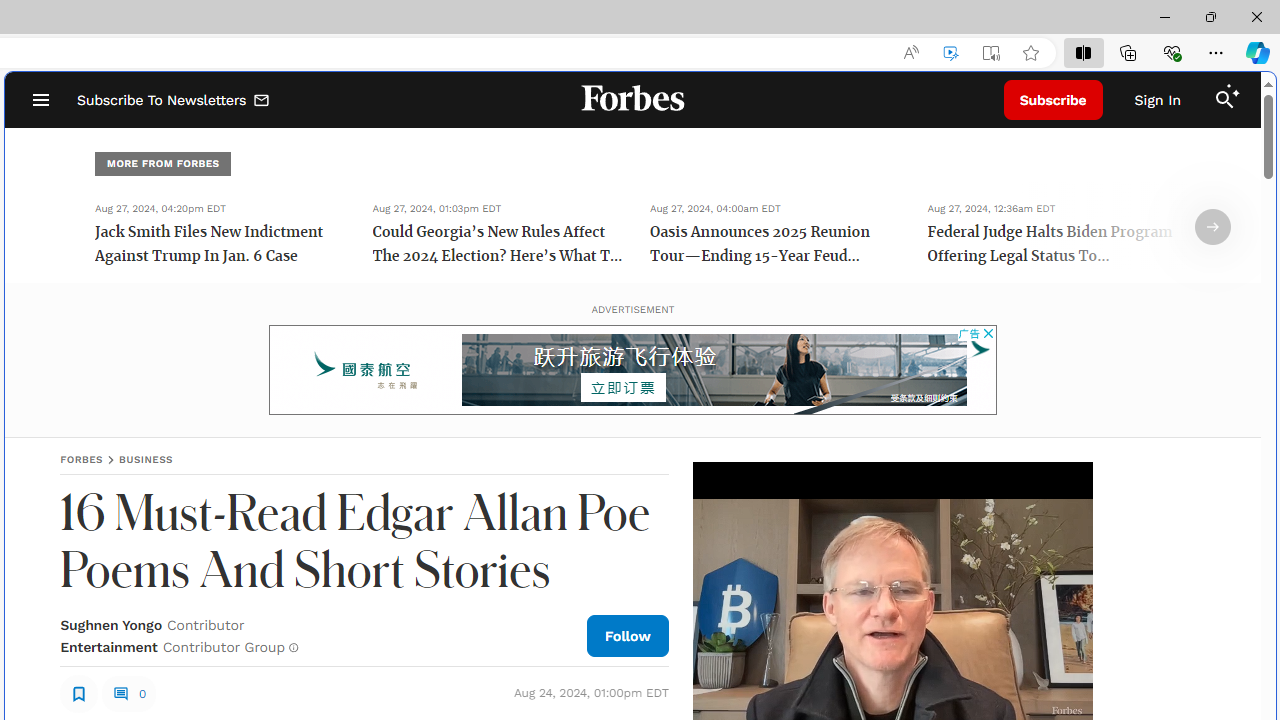  I want to click on 'Search', so click(1223, 100).